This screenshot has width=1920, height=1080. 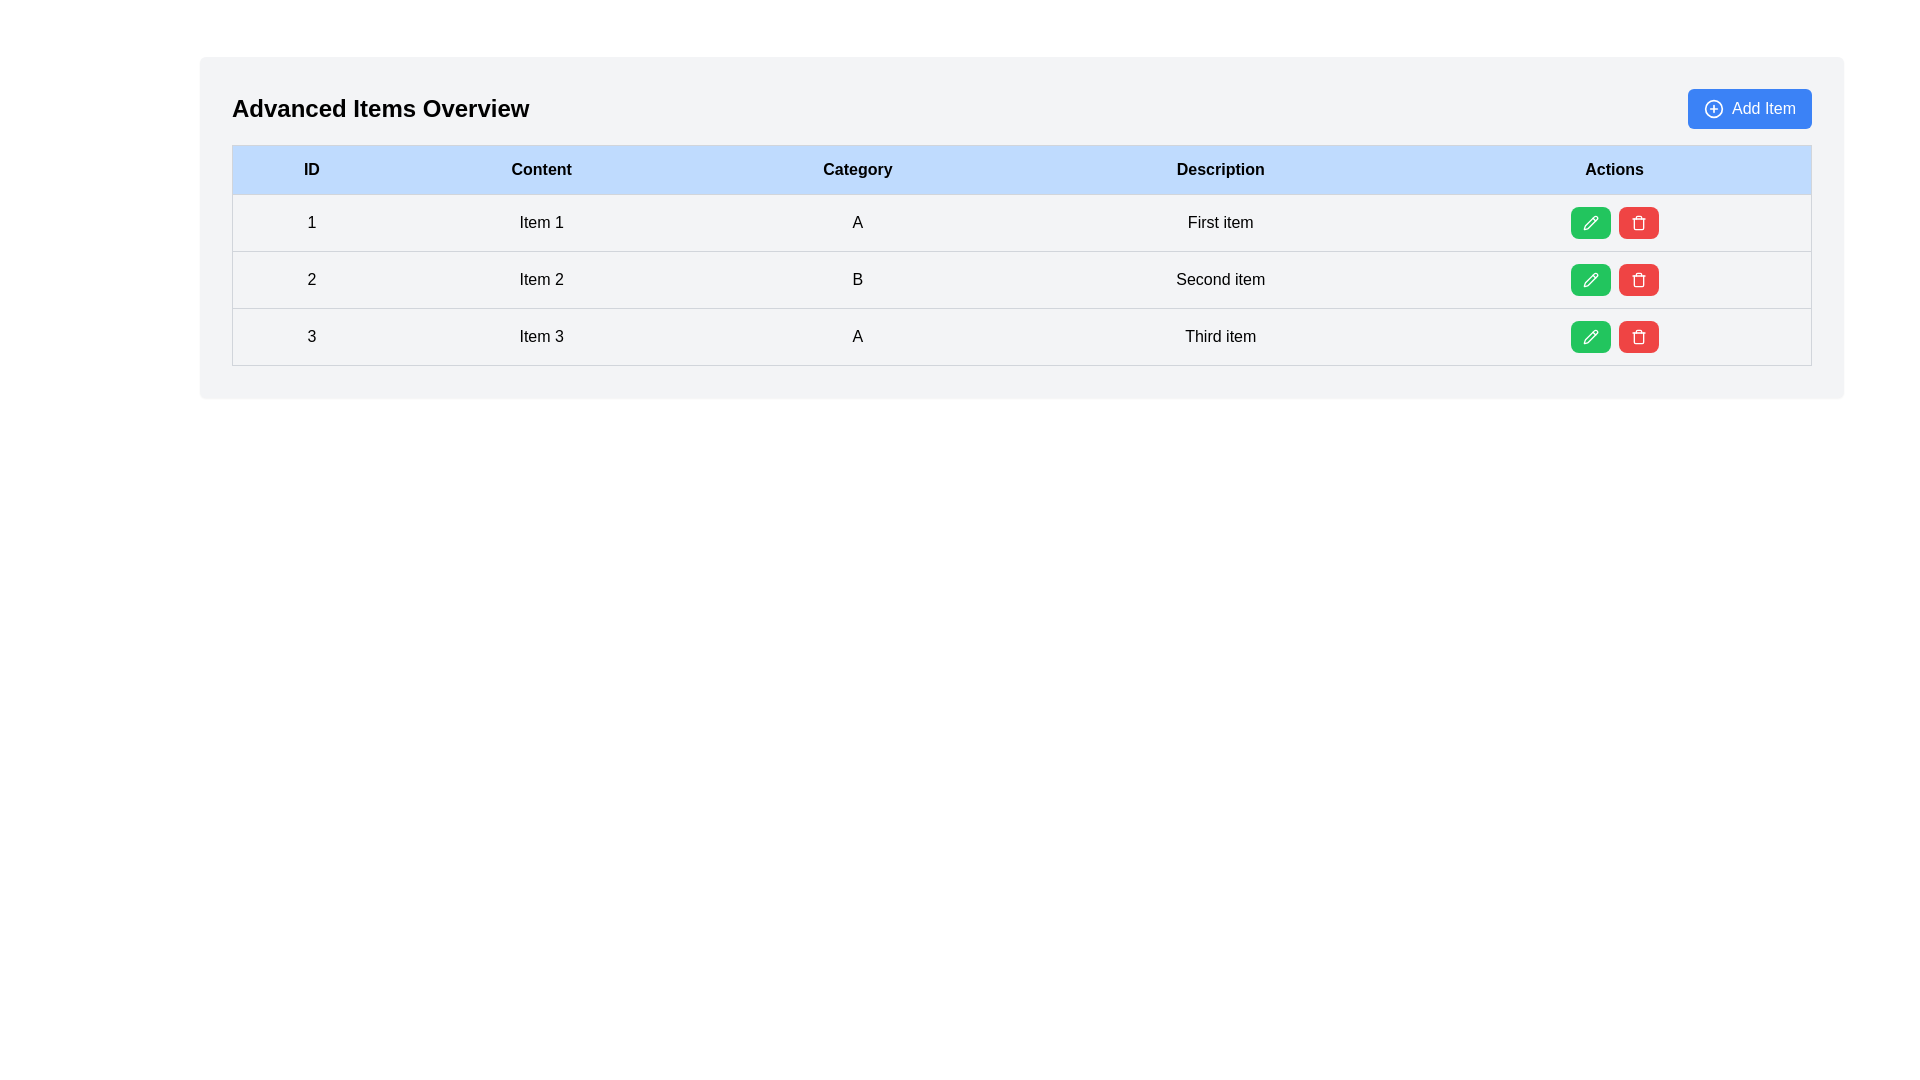 I want to click on the first cell in the 'ID' column of the table, which contains the text '1', is light gray with a bordered outline, and has center alignment, so click(x=310, y=223).